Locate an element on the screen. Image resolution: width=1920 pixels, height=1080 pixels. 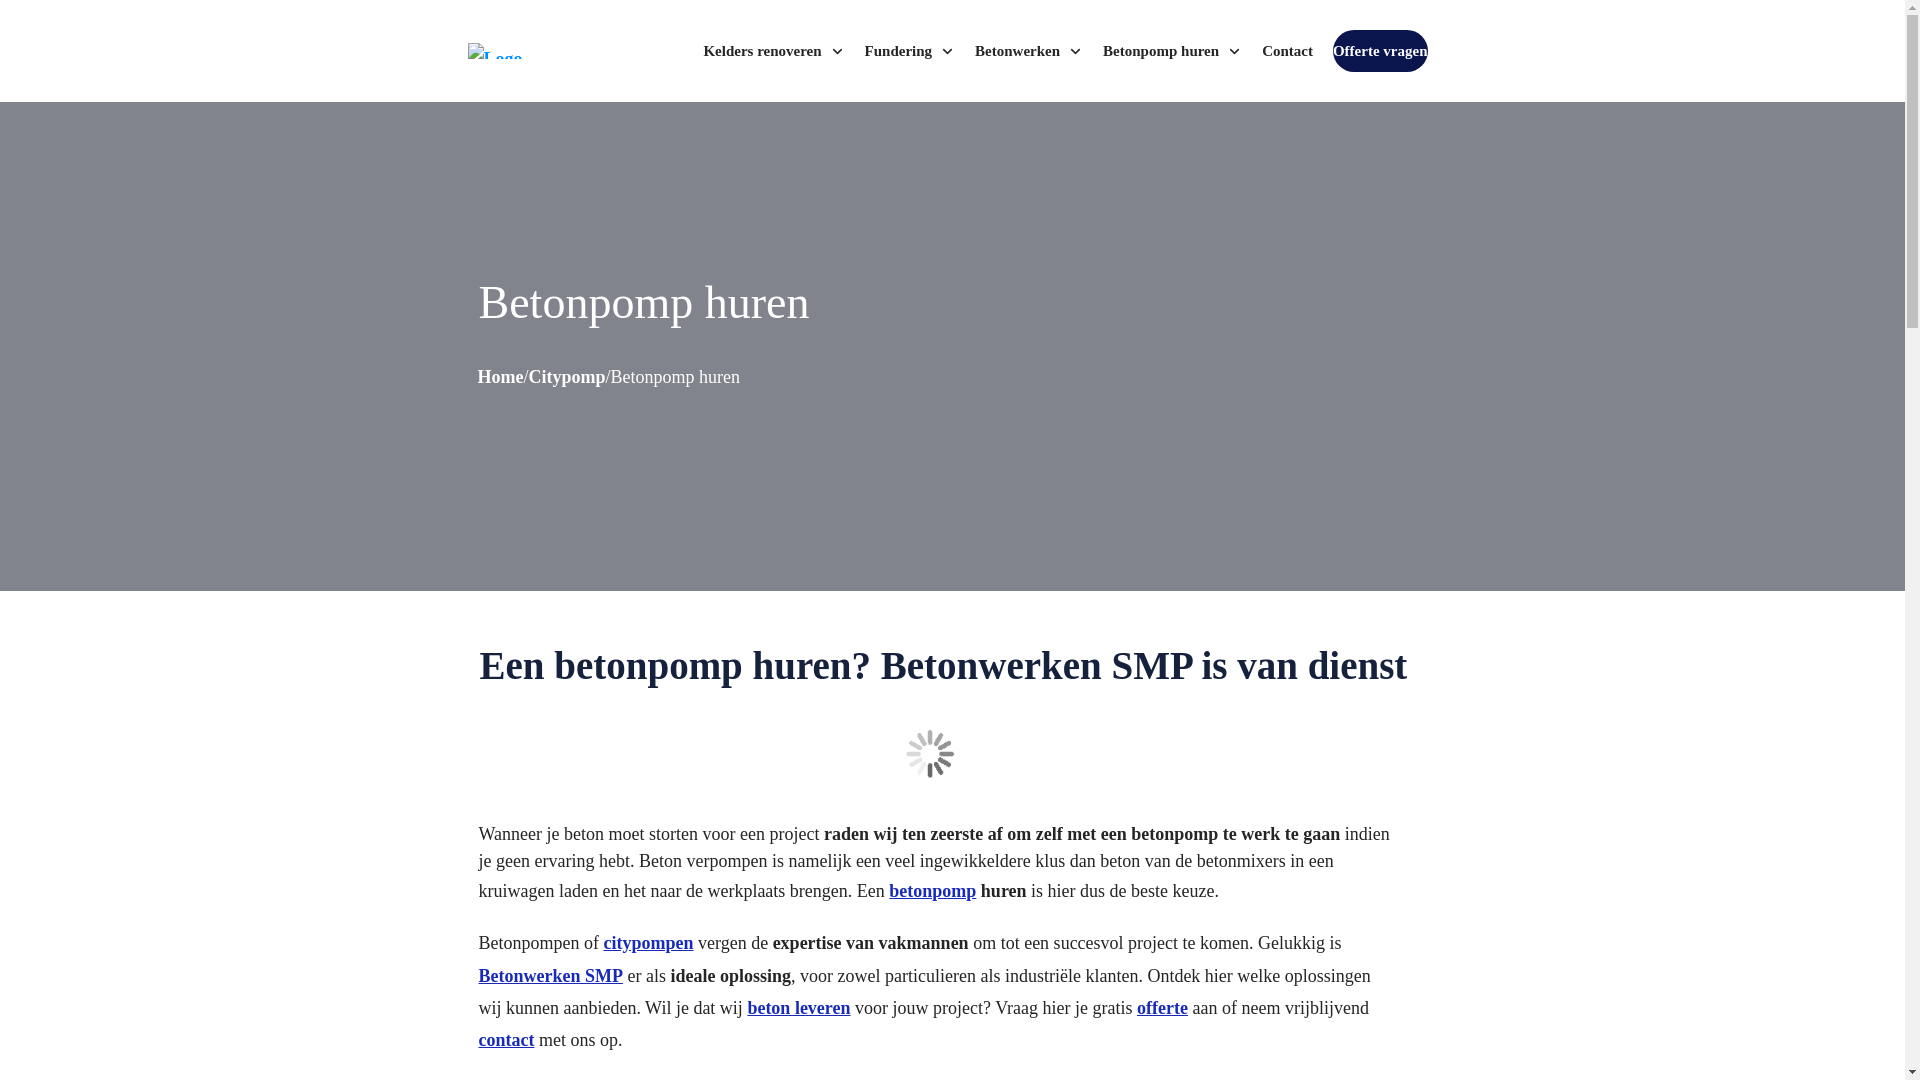
'Offerte vragen' is located at coordinates (1333, 49).